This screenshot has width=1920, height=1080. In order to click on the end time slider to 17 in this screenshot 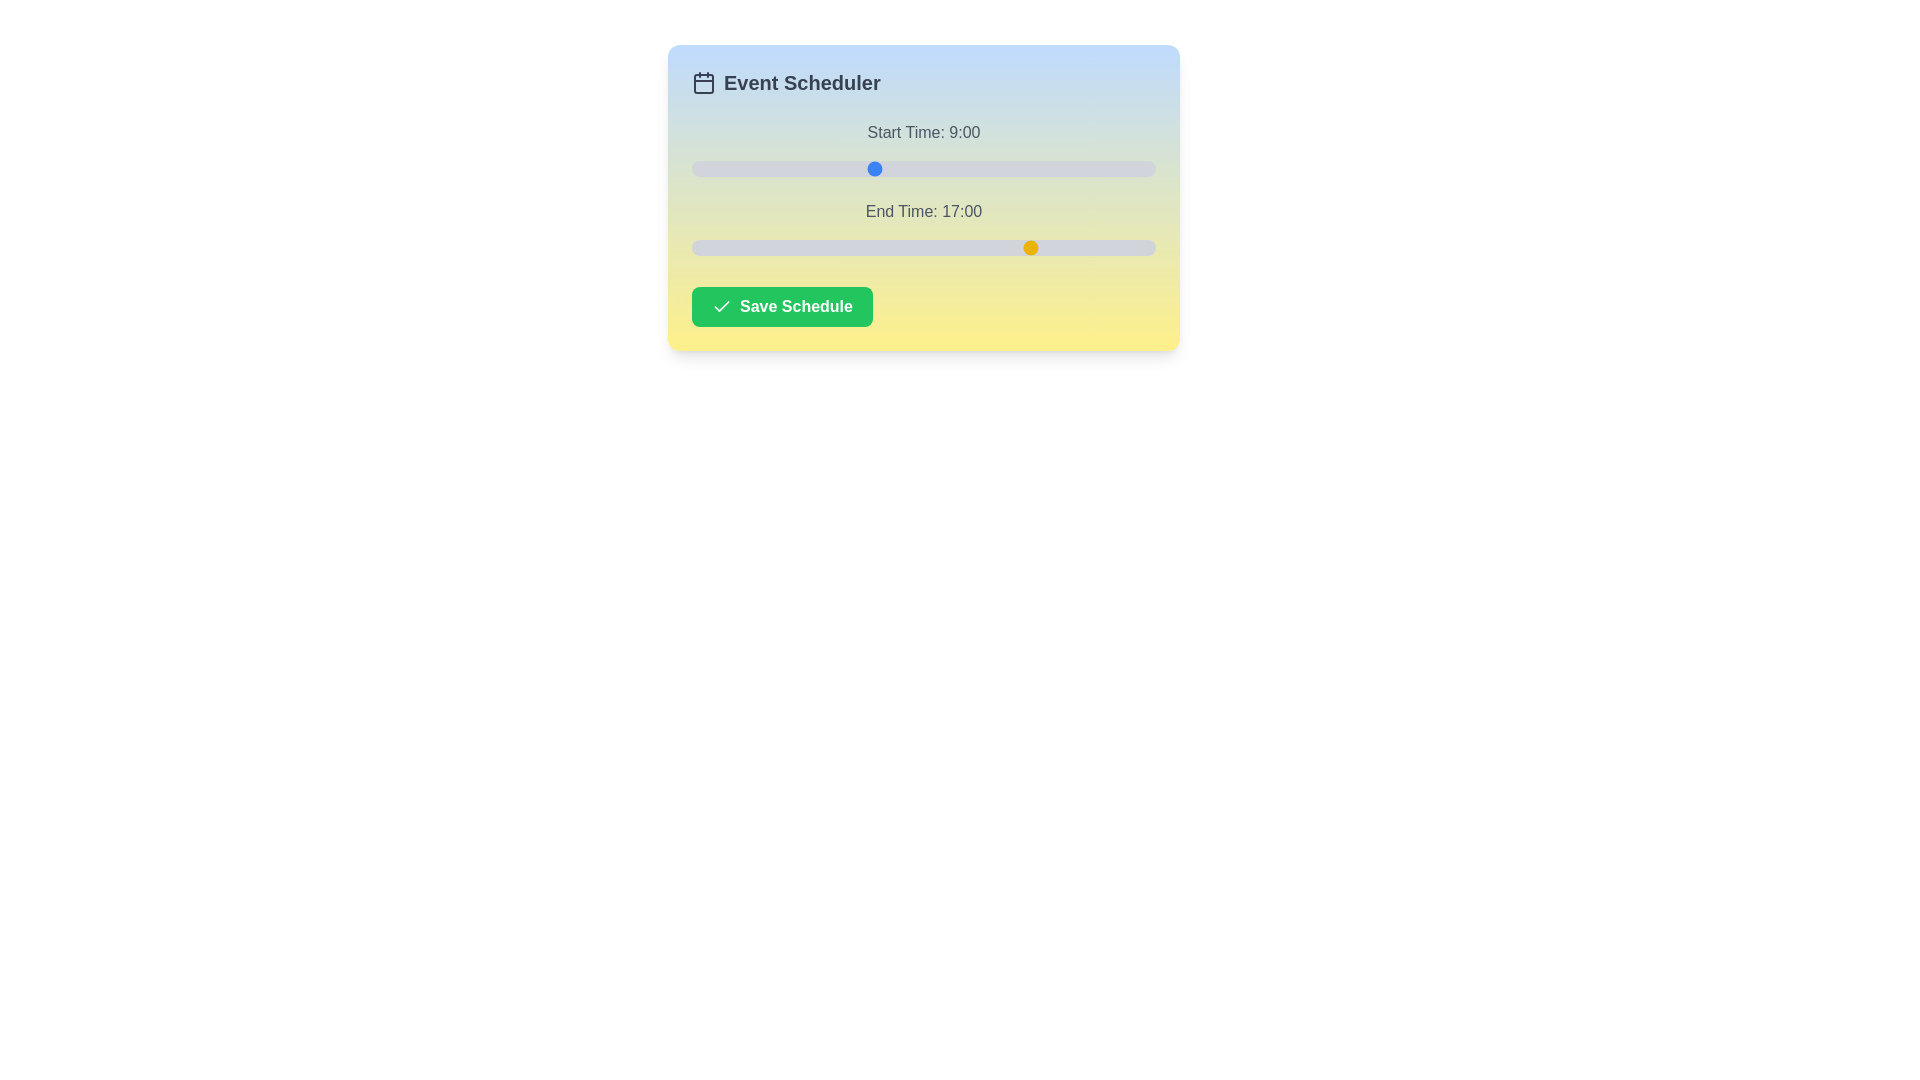, I will do `click(1034, 246)`.